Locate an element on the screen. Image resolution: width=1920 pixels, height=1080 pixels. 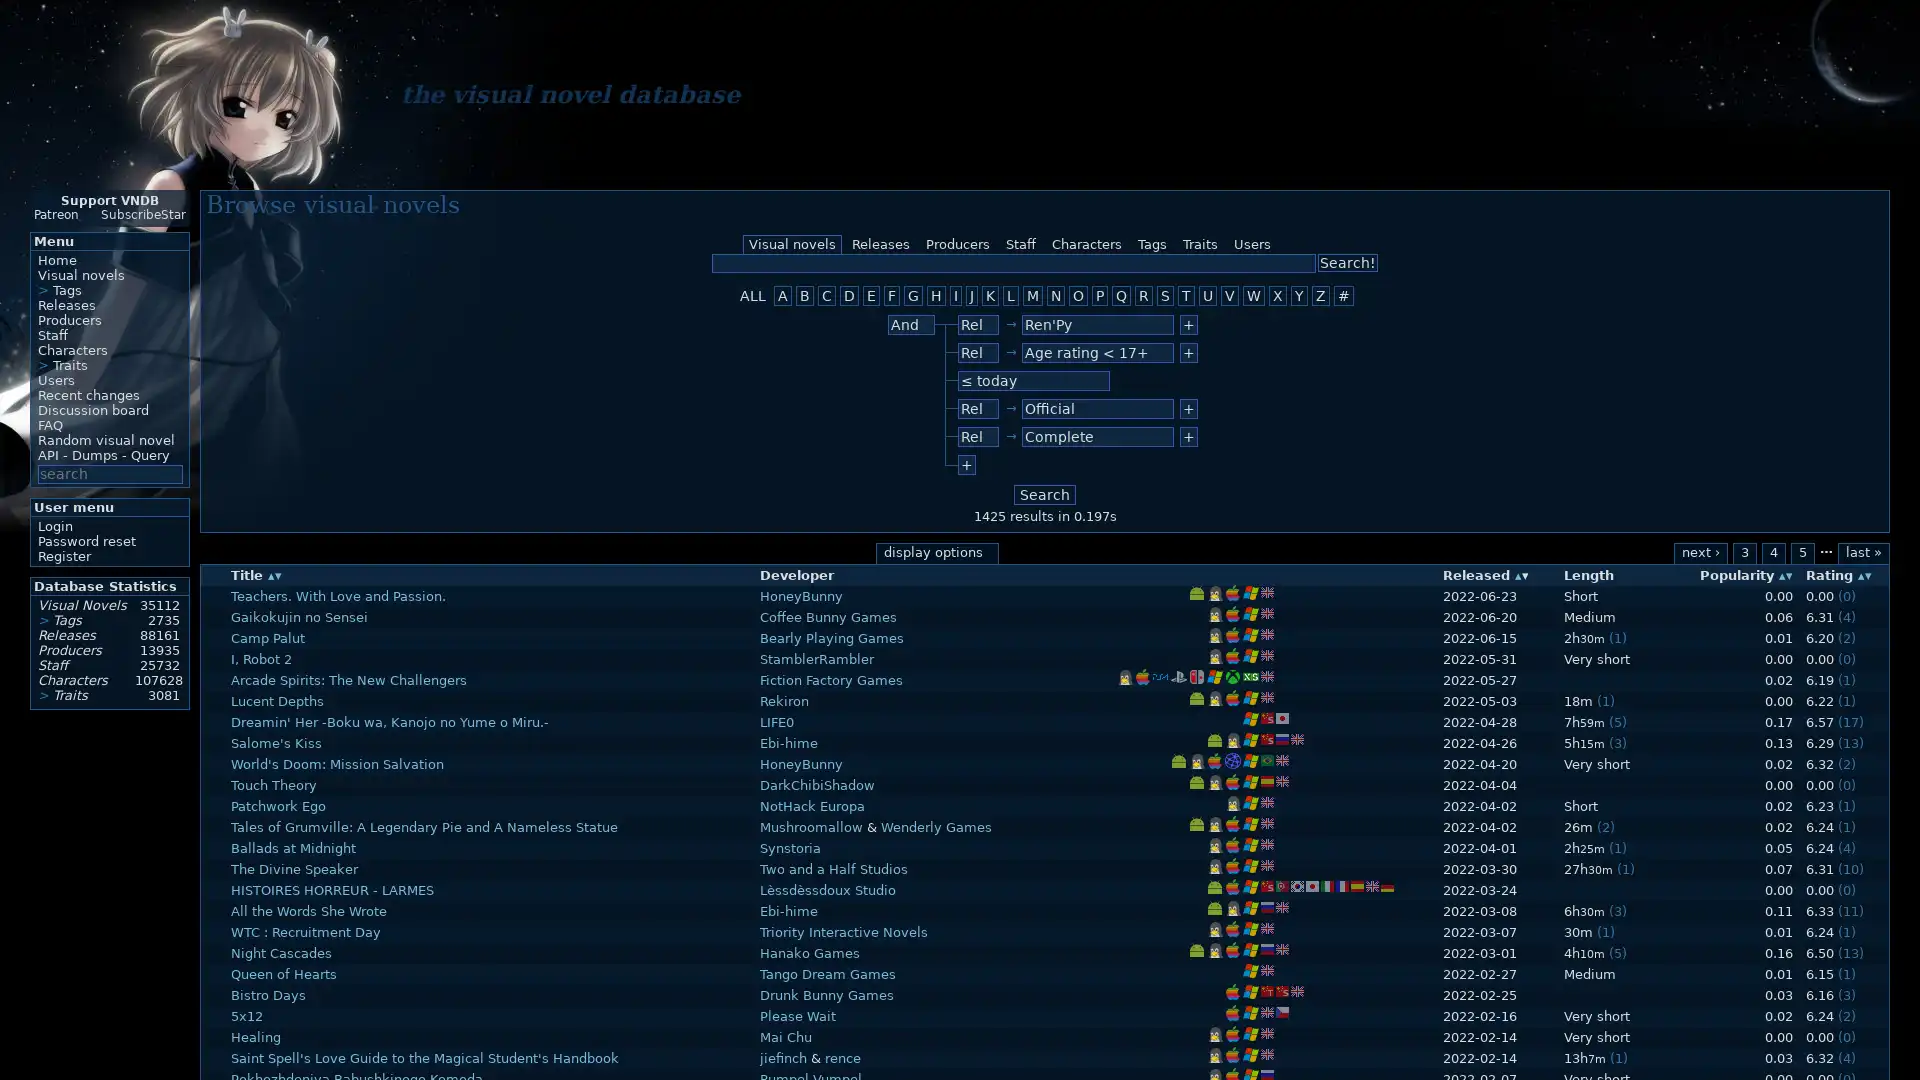
S is located at coordinates (1165, 296).